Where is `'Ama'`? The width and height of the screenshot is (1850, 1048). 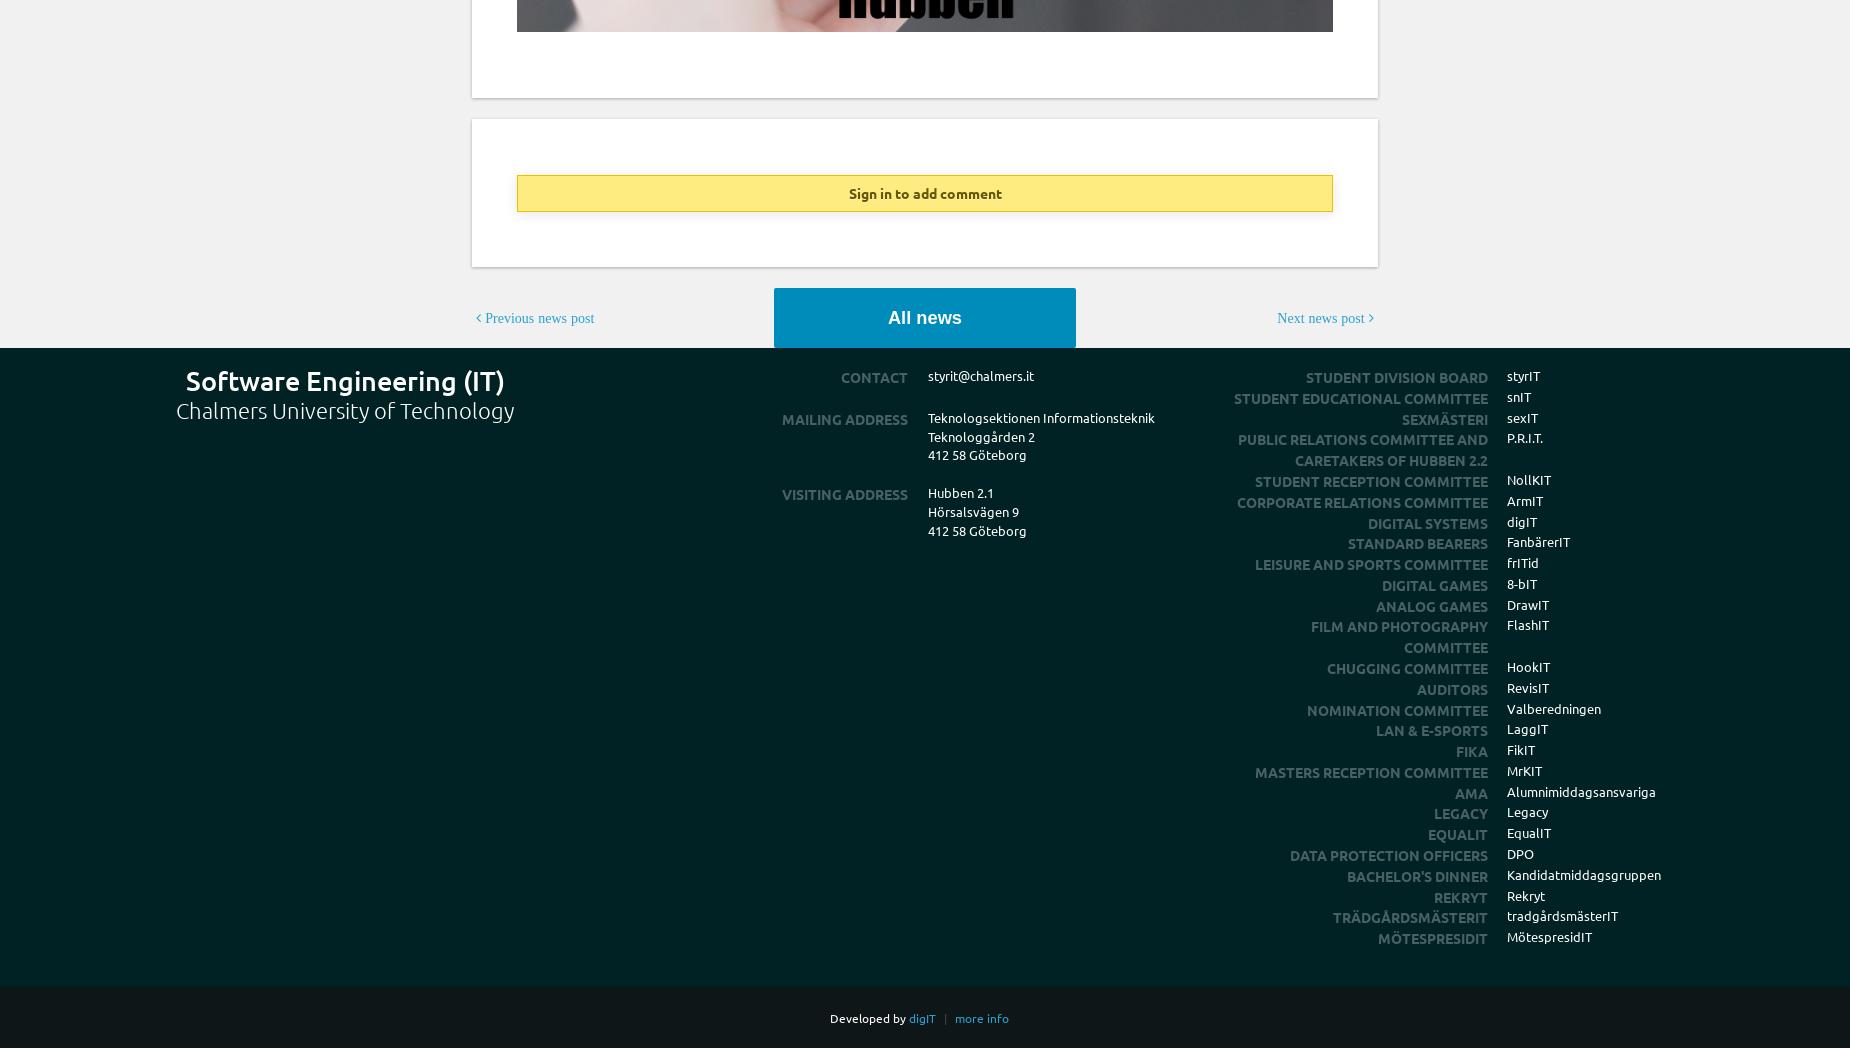
'Ama' is located at coordinates (1471, 790).